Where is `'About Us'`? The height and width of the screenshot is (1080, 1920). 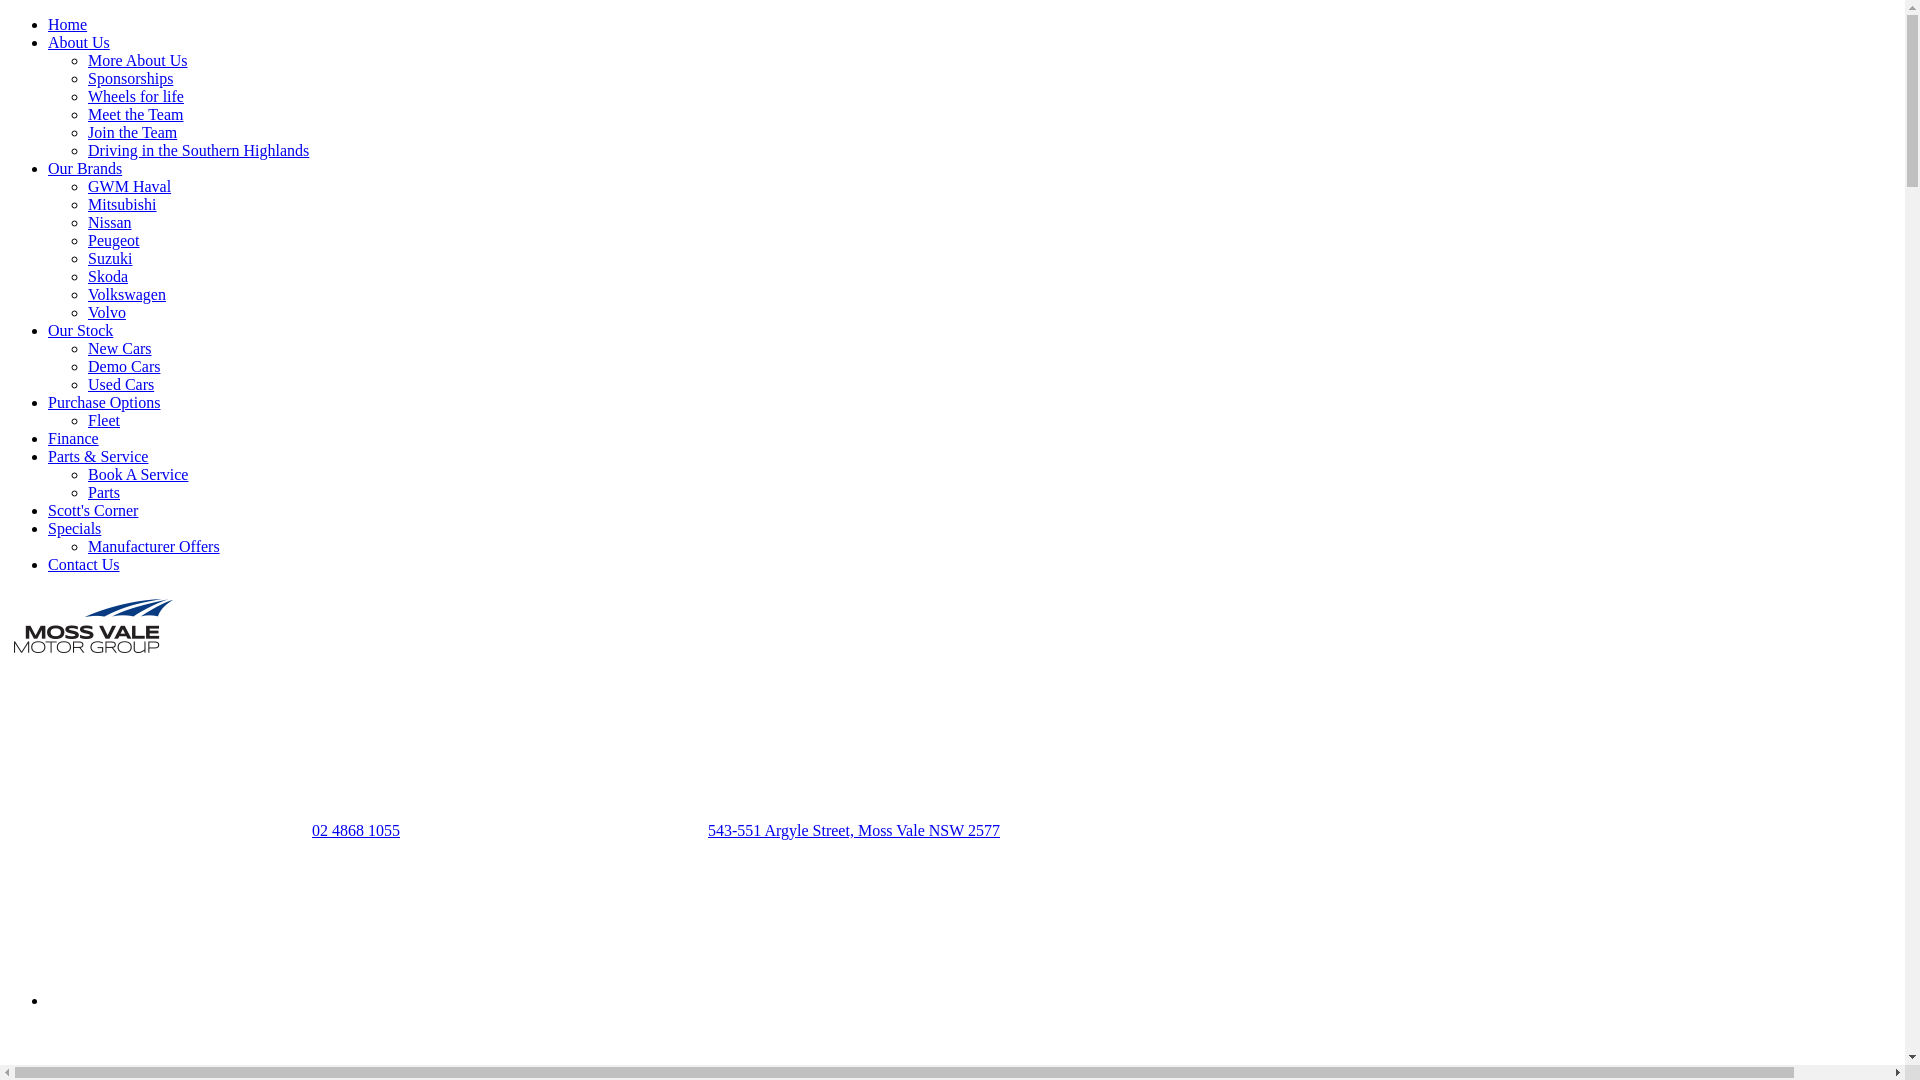
'About Us' is located at coordinates (78, 42).